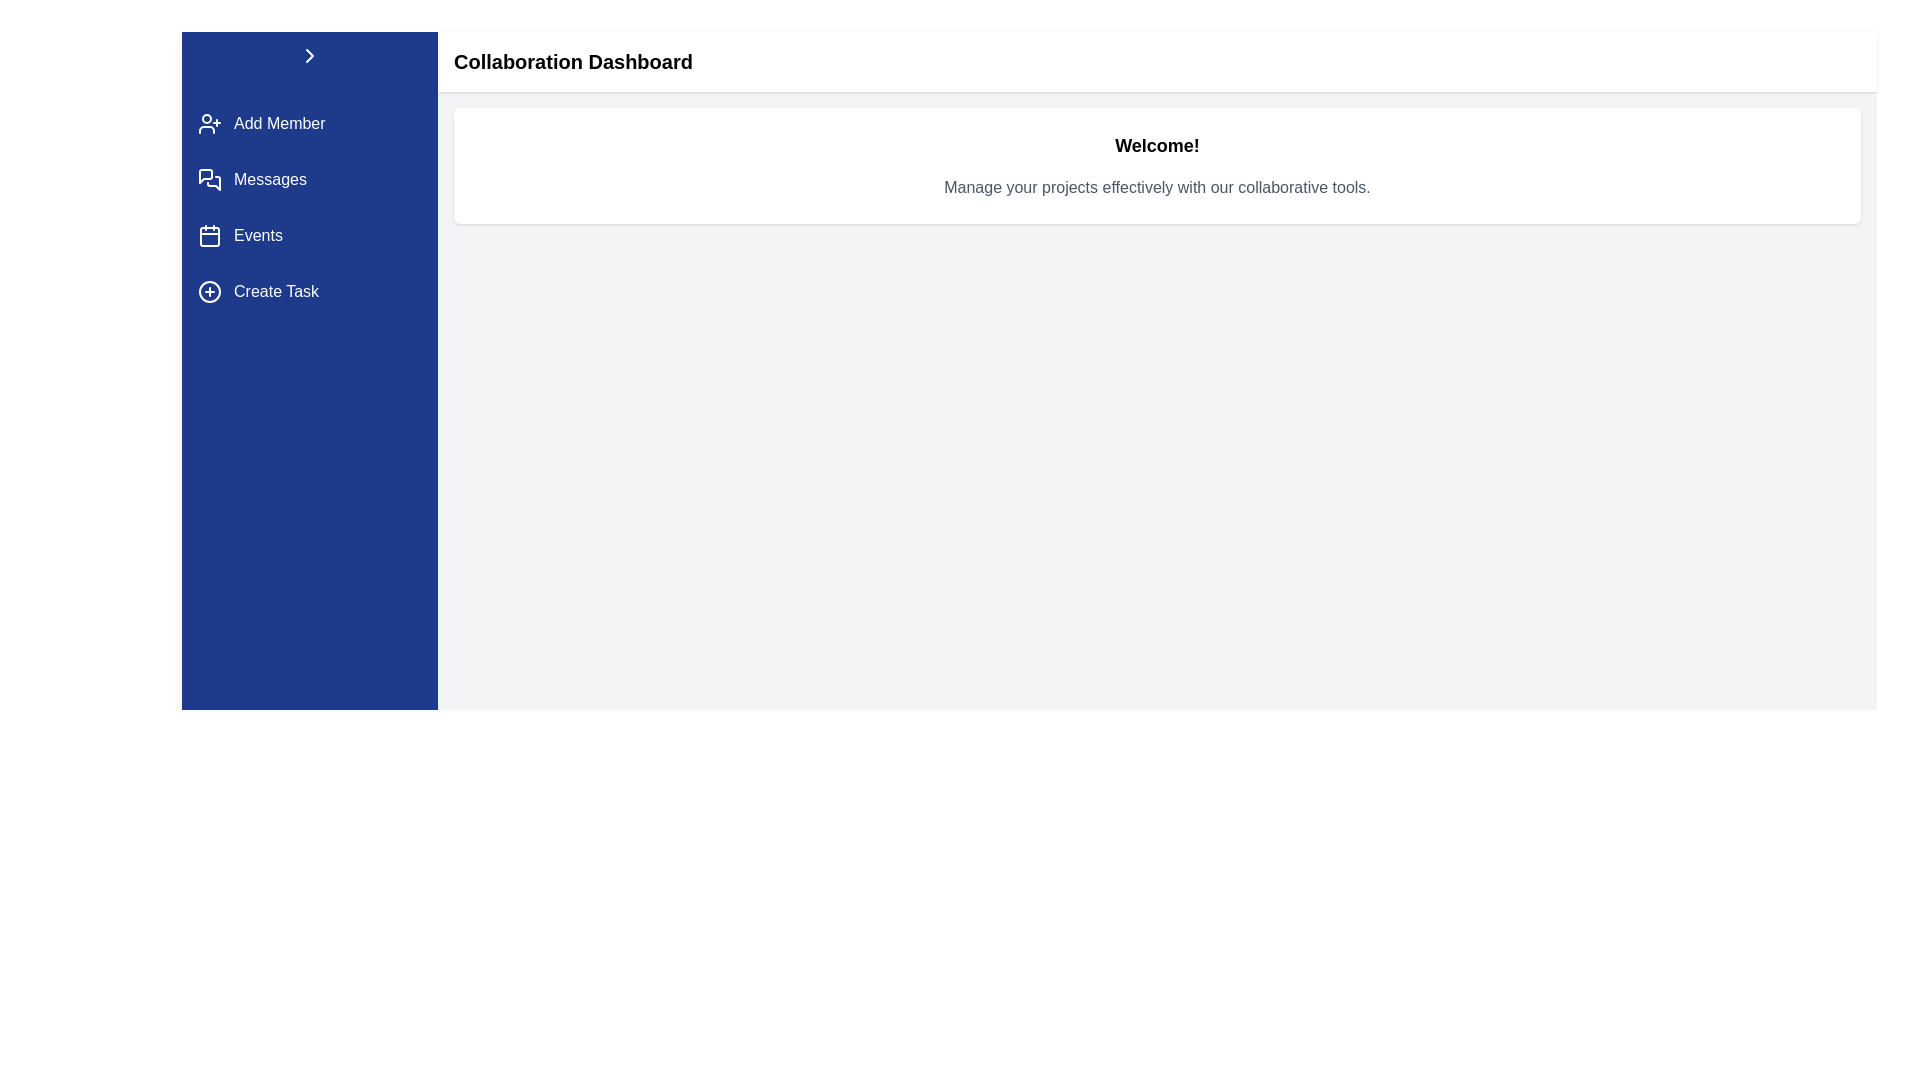 The width and height of the screenshot is (1920, 1080). Describe the element at coordinates (257, 234) in the screenshot. I see `'Events' text label in the vertical navigation menu, which is styled with a white font on a blue background and is the third item in the menu` at that location.